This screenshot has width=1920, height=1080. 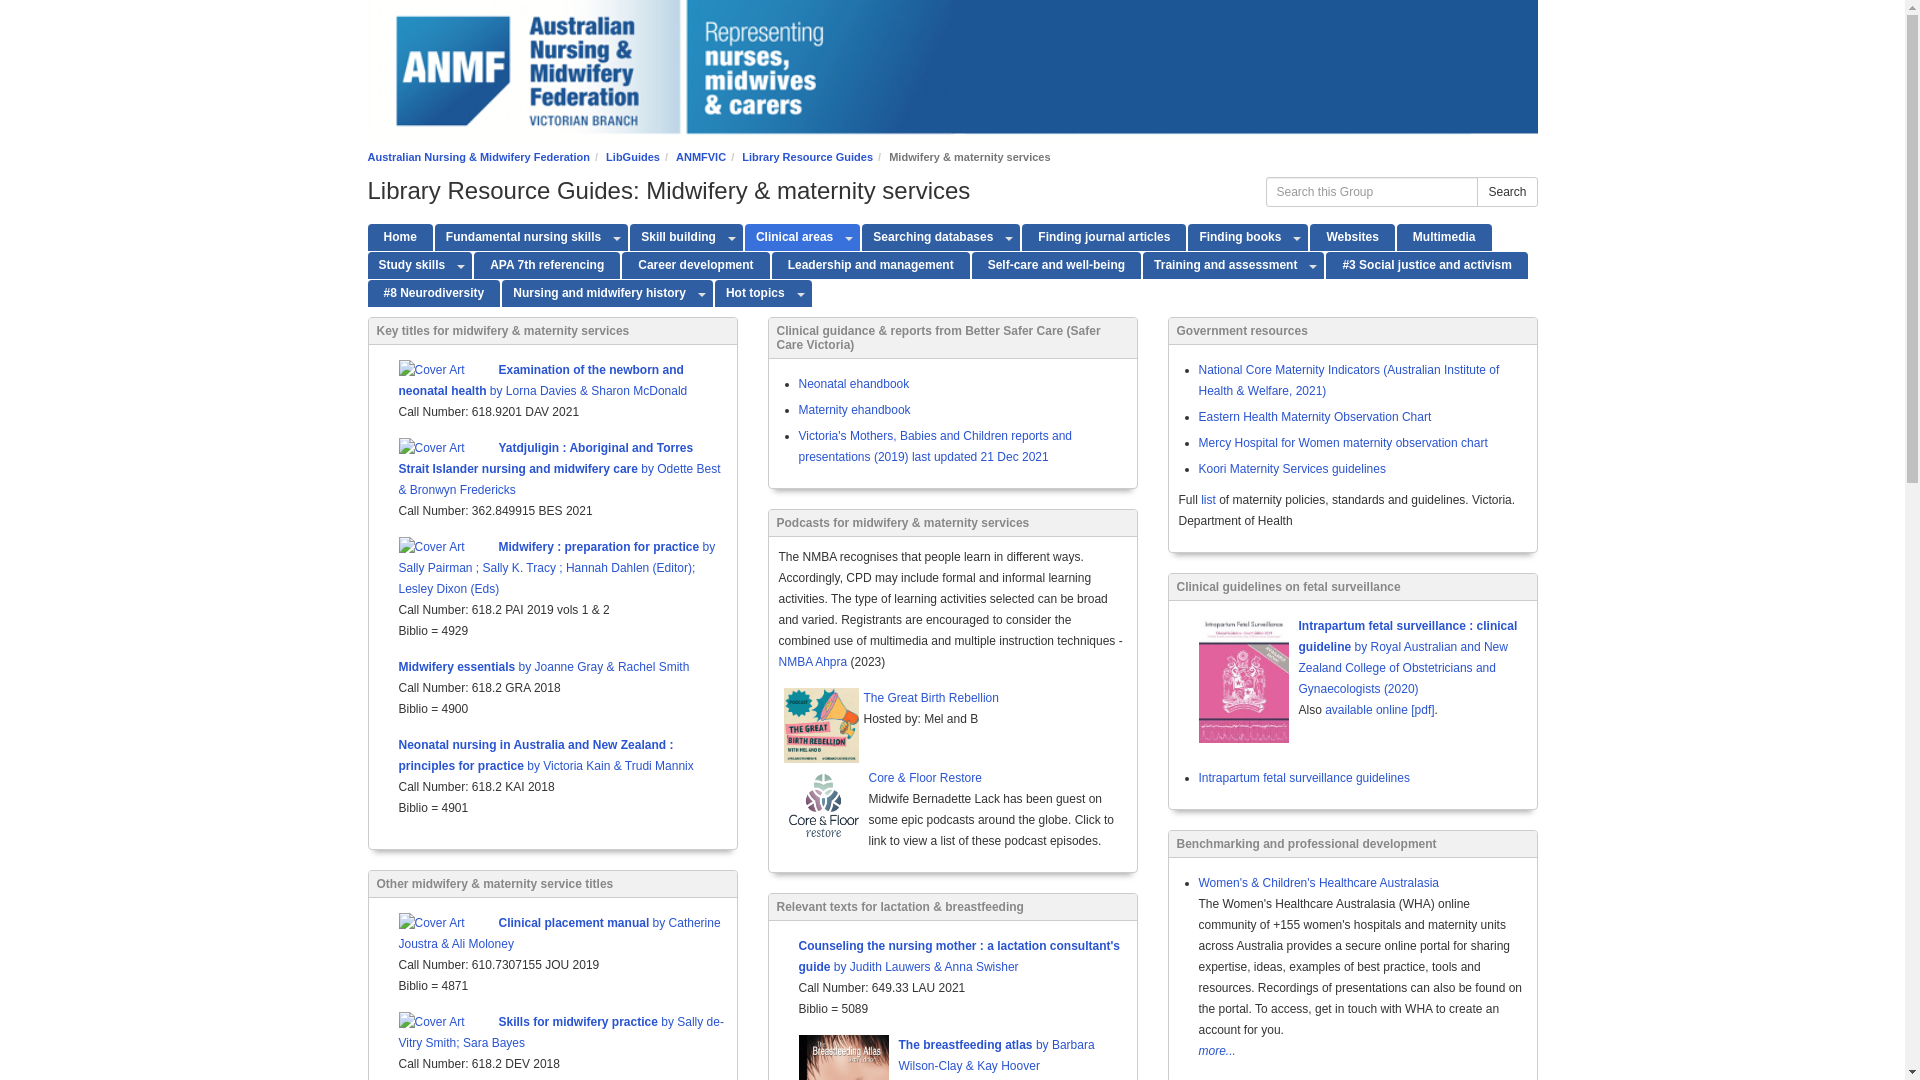 I want to click on 'Study skills', so click(x=408, y=264).